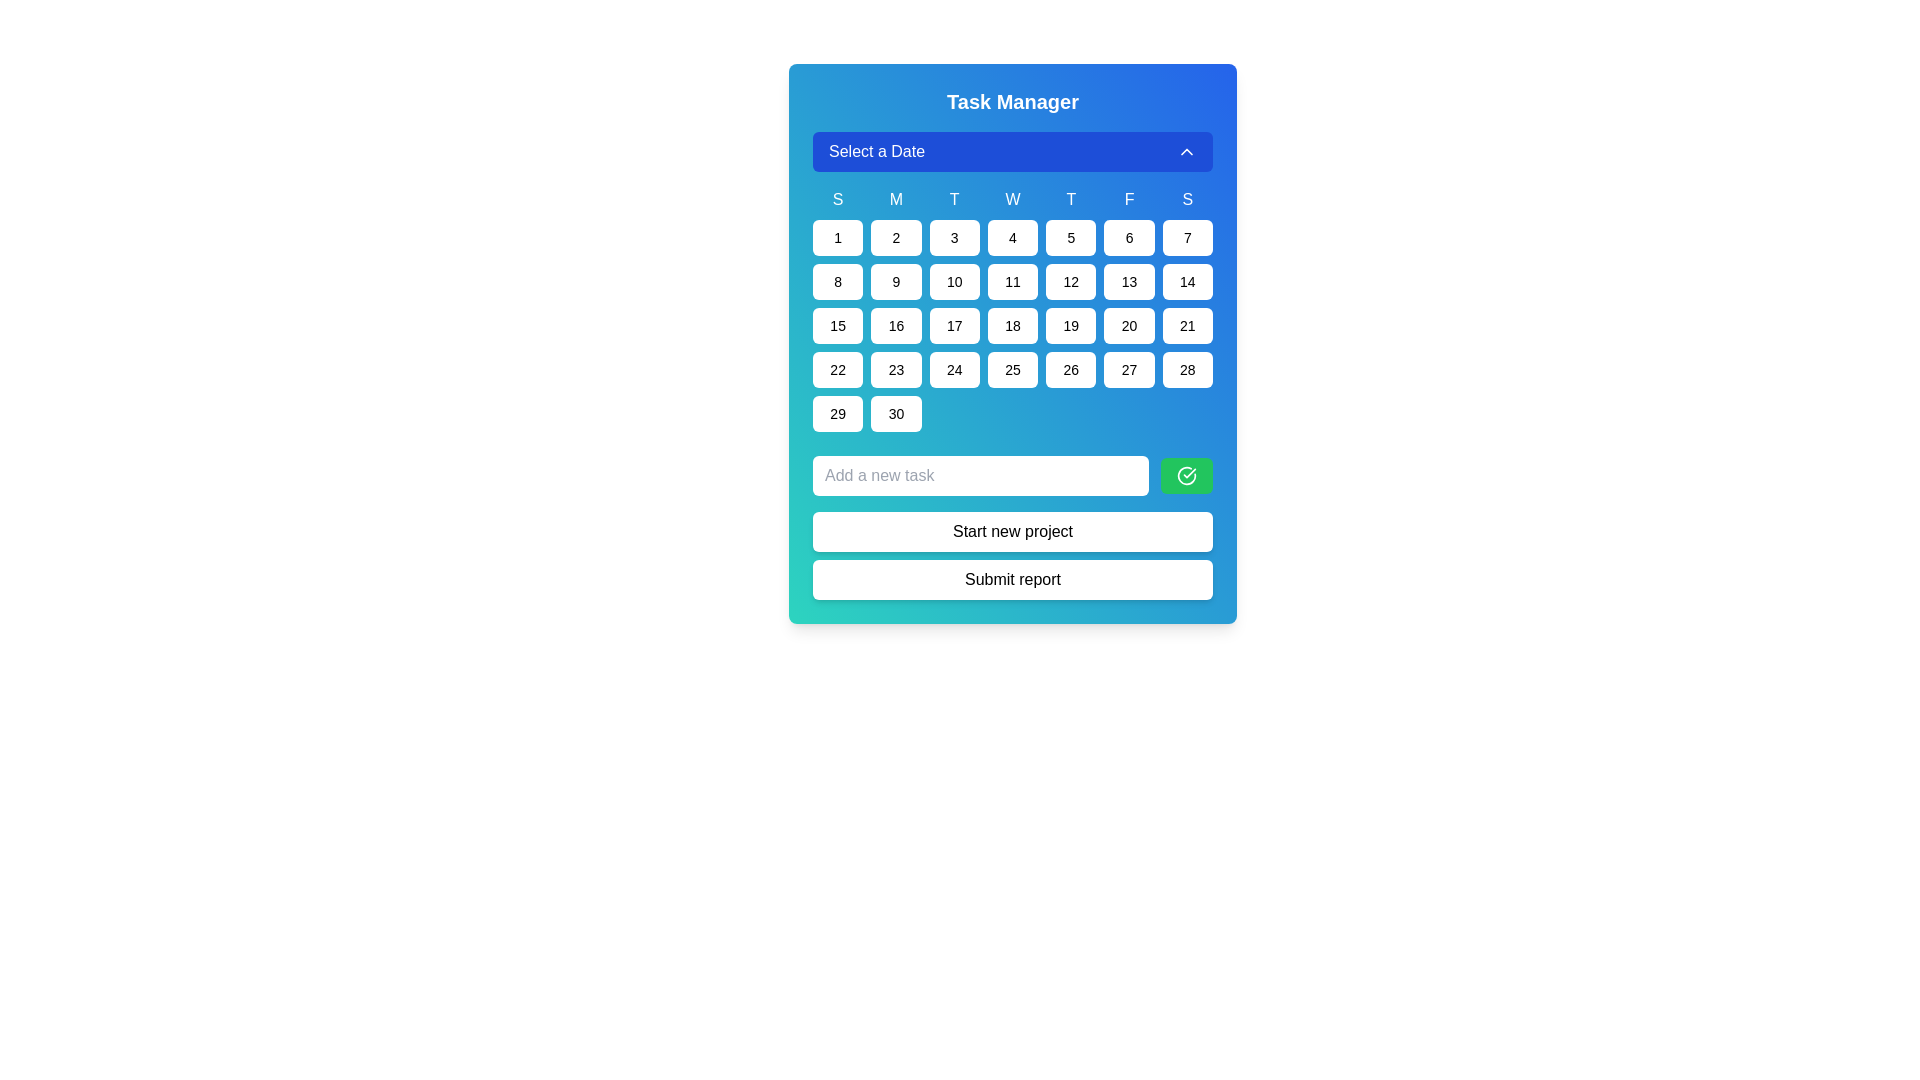  Describe the element at coordinates (1012, 200) in the screenshot. I see `the bold letter 'W' styled in white on a blue background, which is the fourth element in a row of weekday initials` at that location.